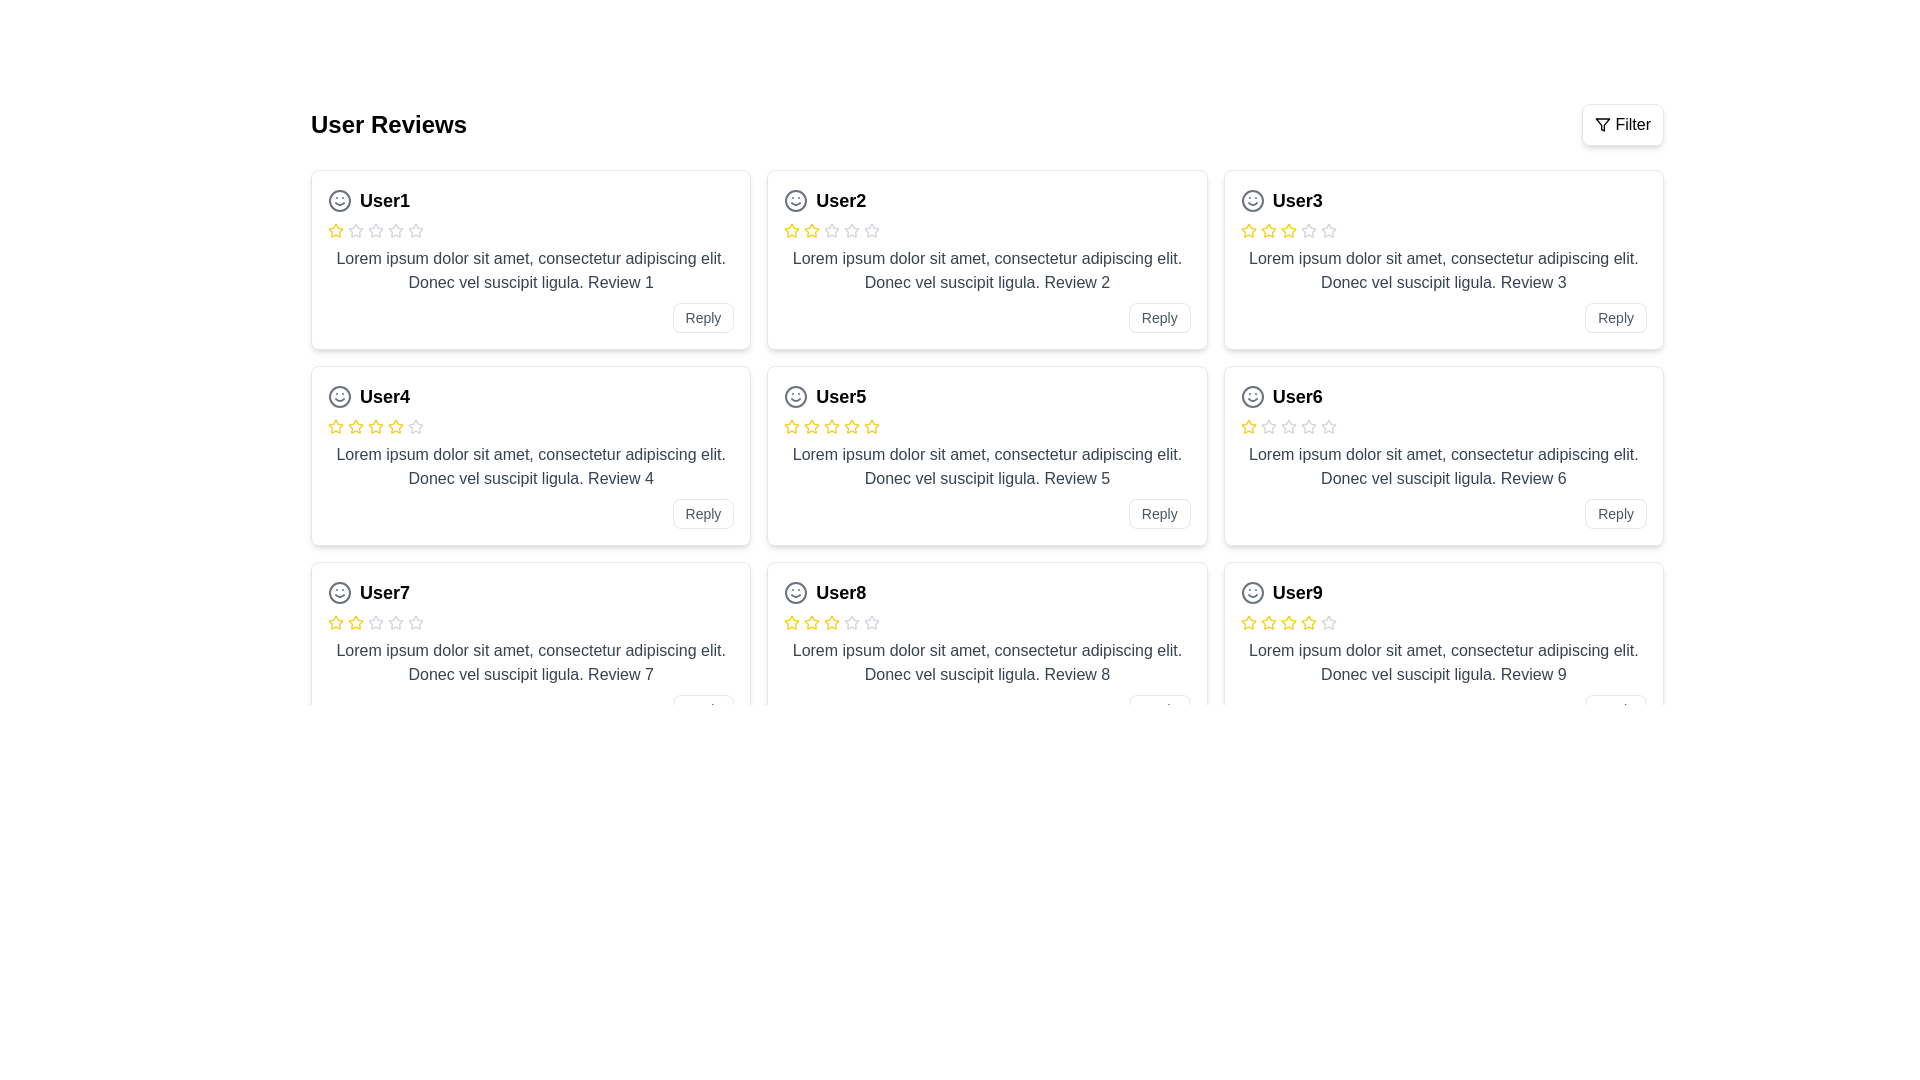 Image resolution: width=1920 pixels, height=1080 pixels. What do you see at coordinates (987, 270) in the screenshot?
I see `text content of the Text Block styled with a gray font that contains 'Lorem ipsum dolor sit amet, consectetur adipiscing elit. Donec vel suscipit ligula. Review 2.' located in the card associated with 'User2.'` at bounding box center [987, 270].